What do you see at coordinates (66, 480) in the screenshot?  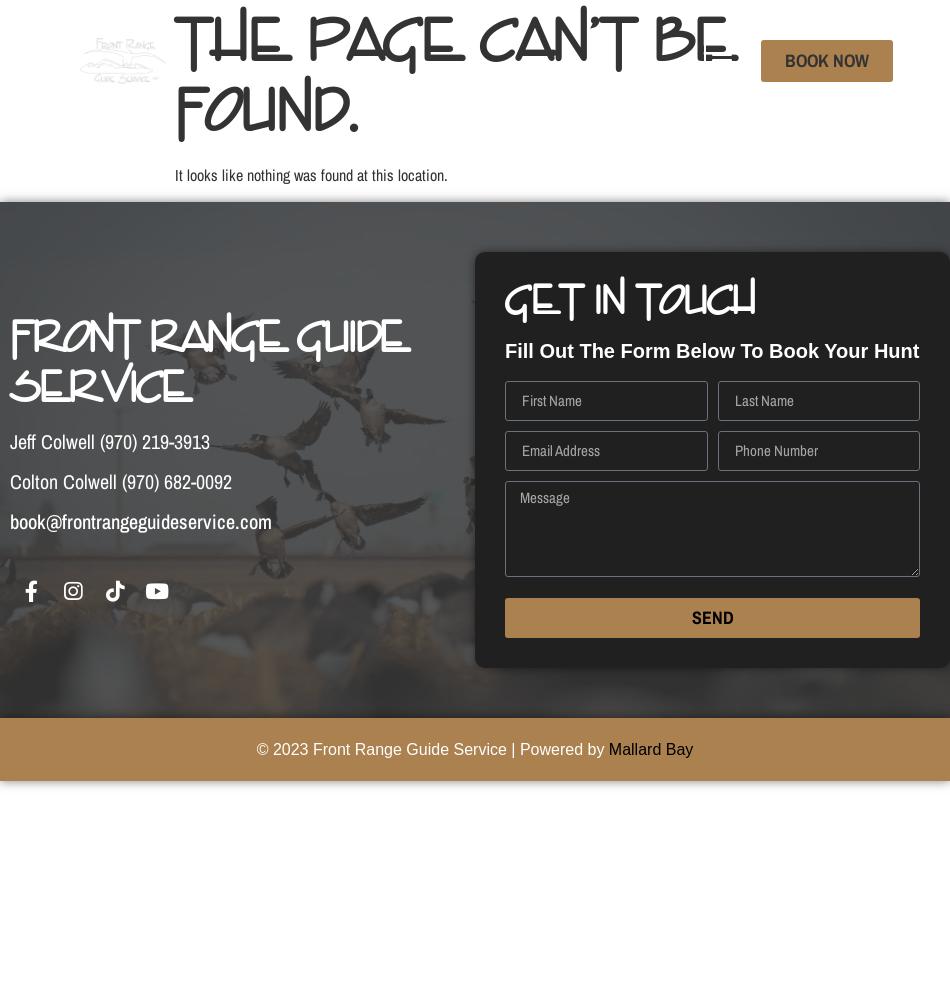 I see `'Colton Colwell'` at bounding box center [66, 480].